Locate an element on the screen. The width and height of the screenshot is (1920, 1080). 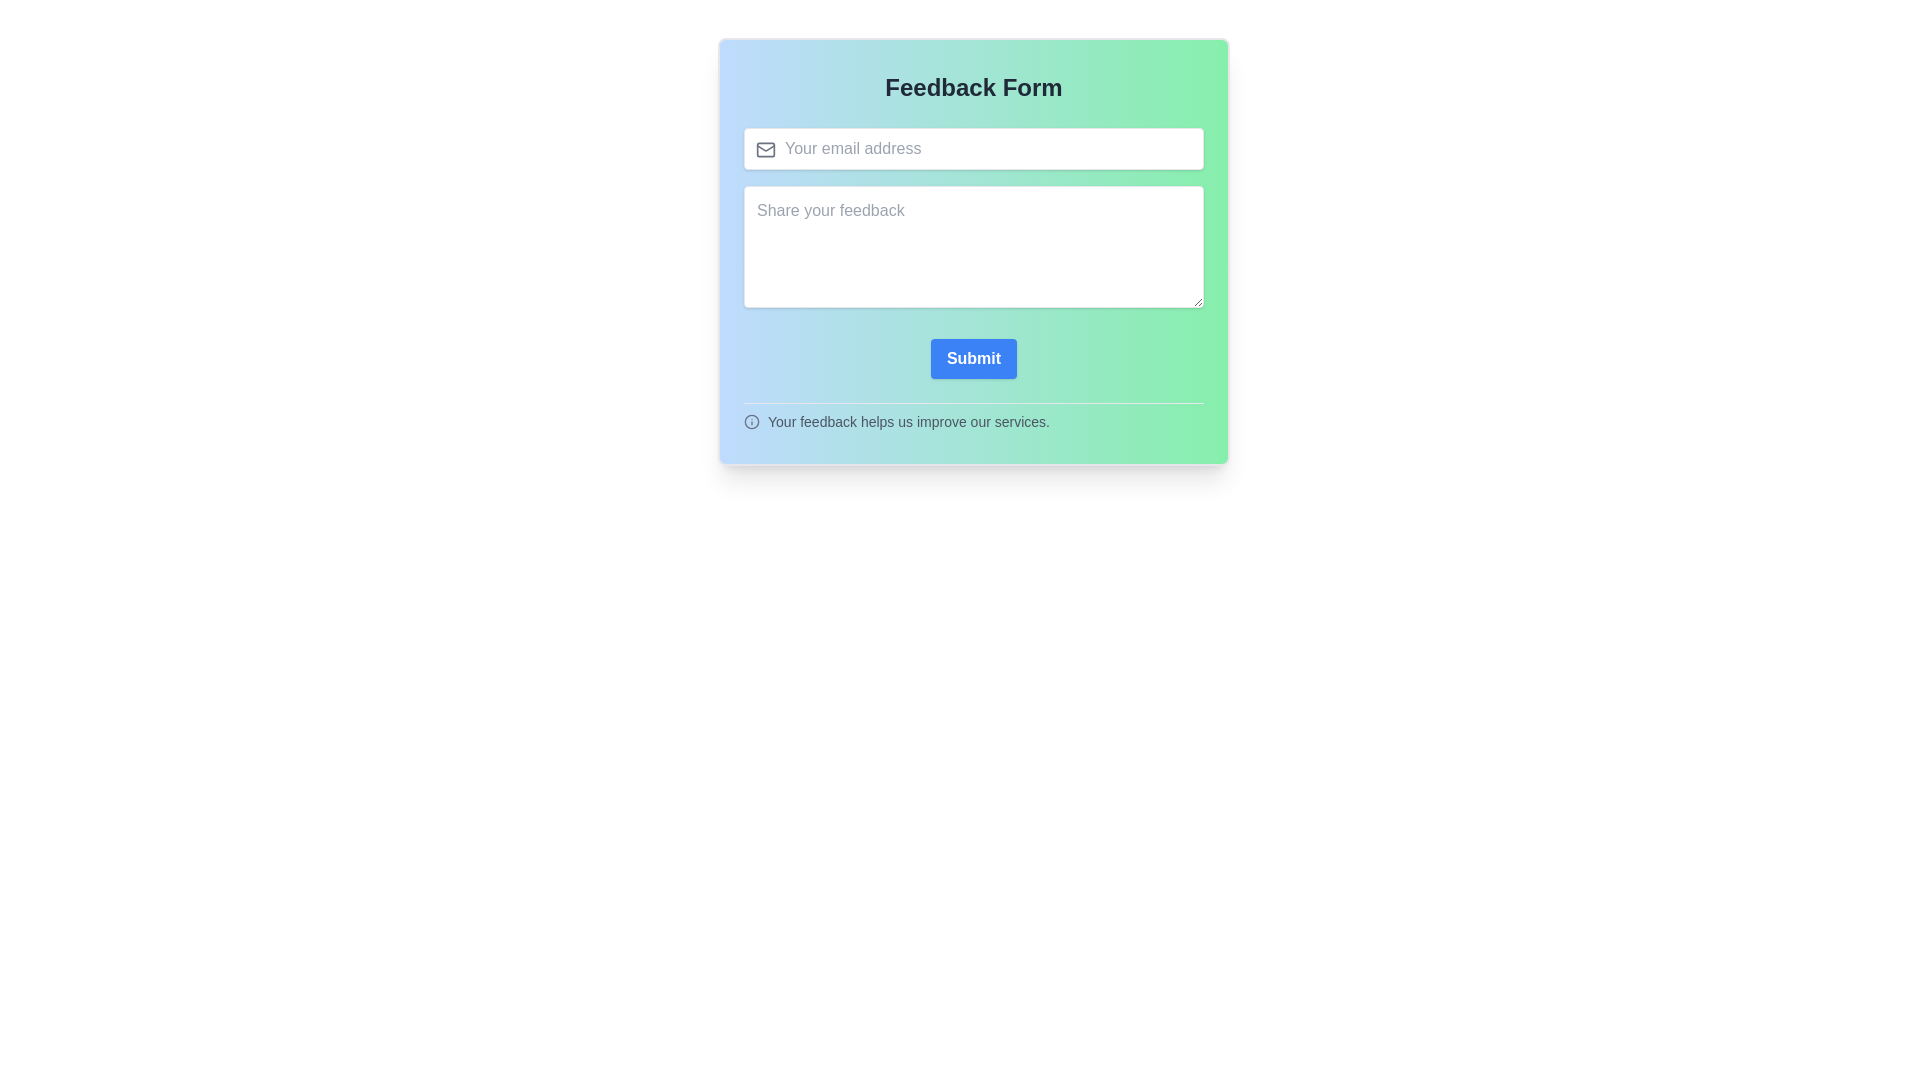
the multiline text input field with placeholder text 'Share your feedback' by pressing the tab key is located at coordinates (974, 245).